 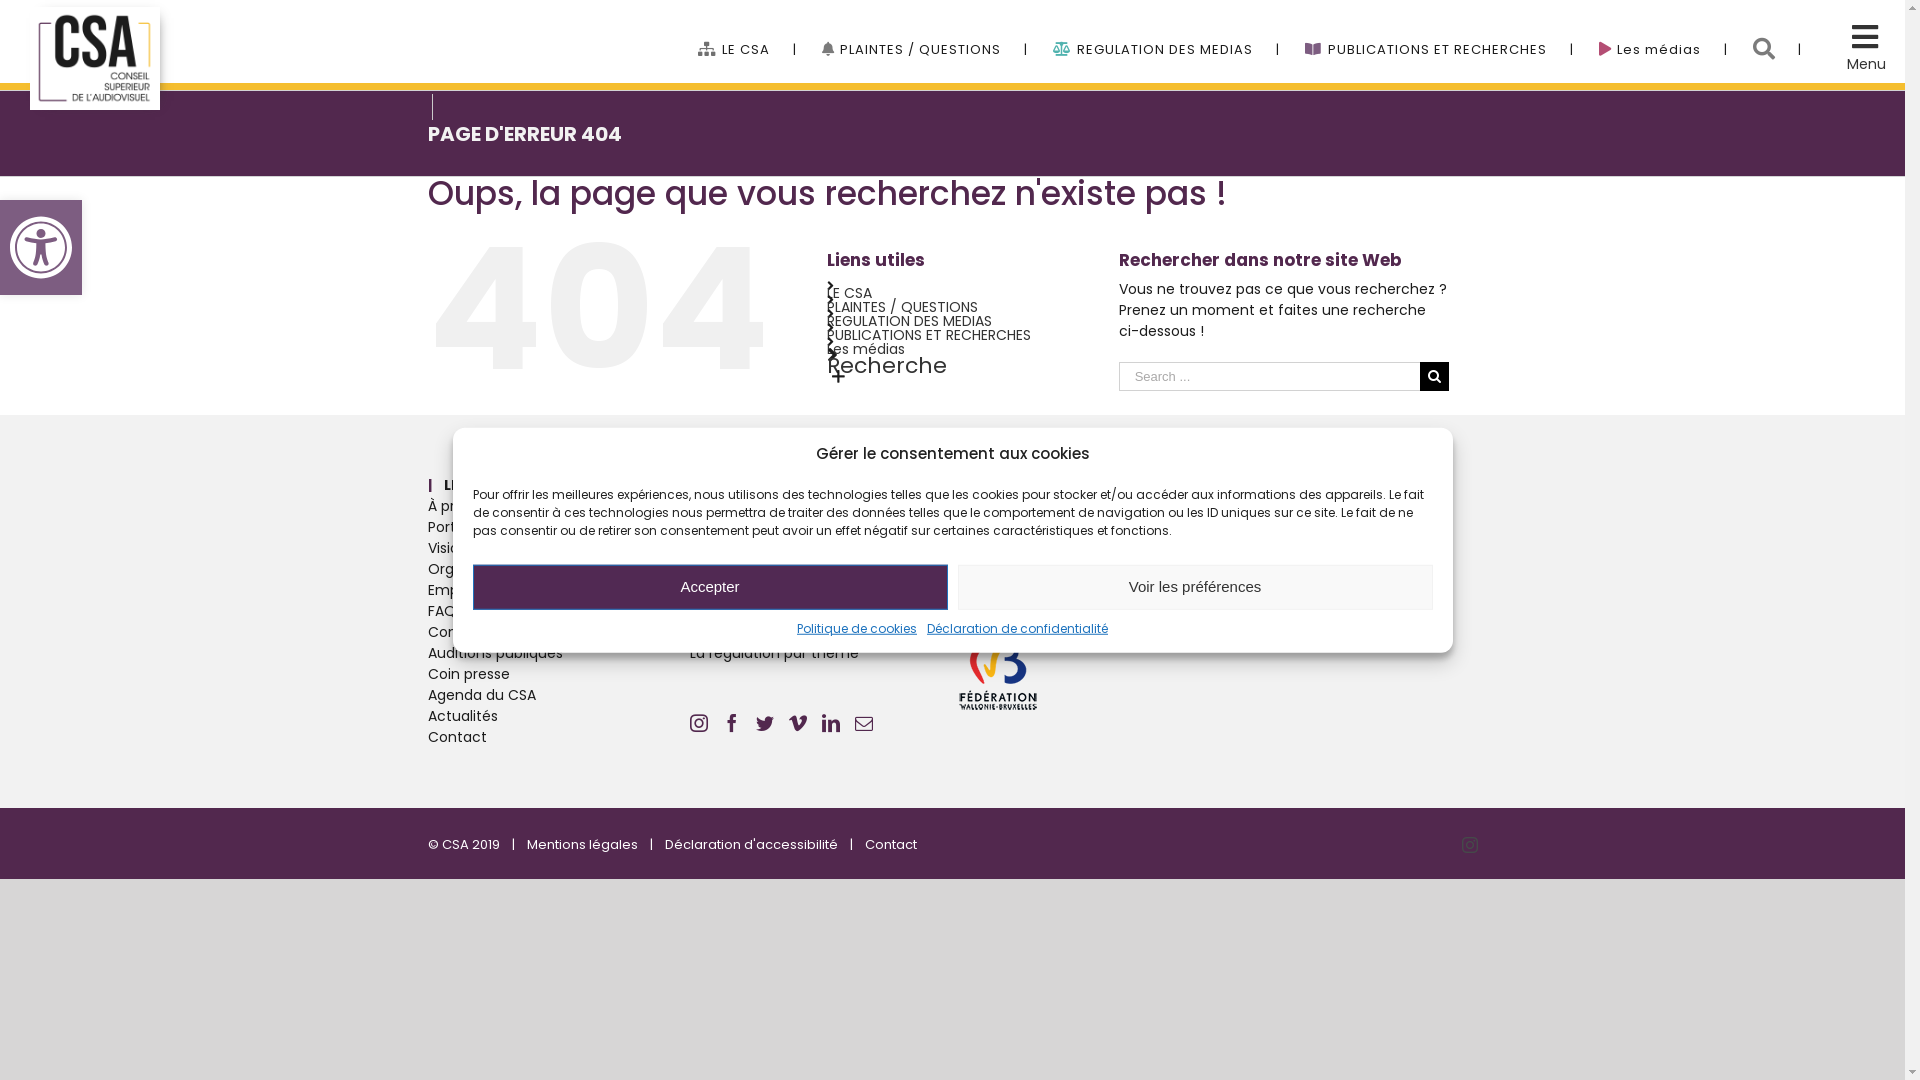 I want to click on 'PLAINTES / QUESTIONS', so click(x=924, y=29).